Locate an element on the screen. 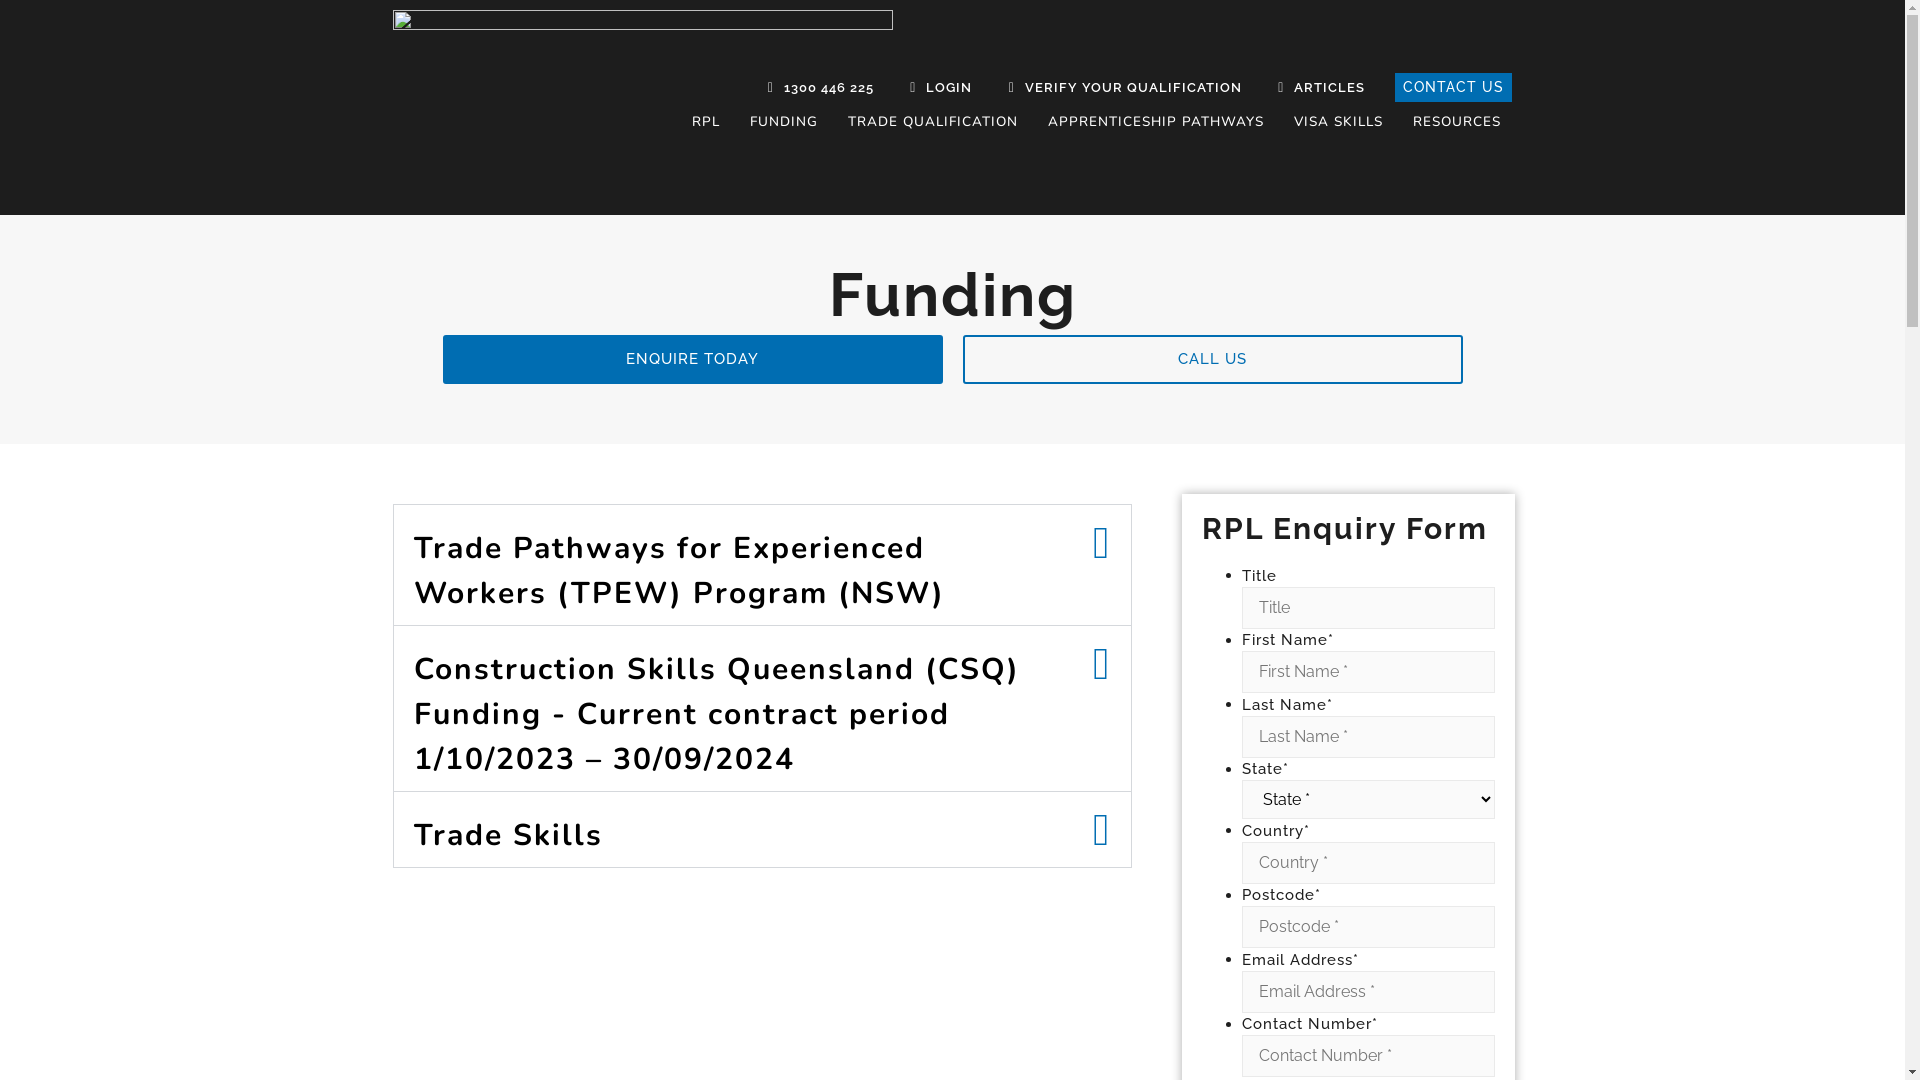  'VISA SKILLS' is located at coordinates (1338, 122).